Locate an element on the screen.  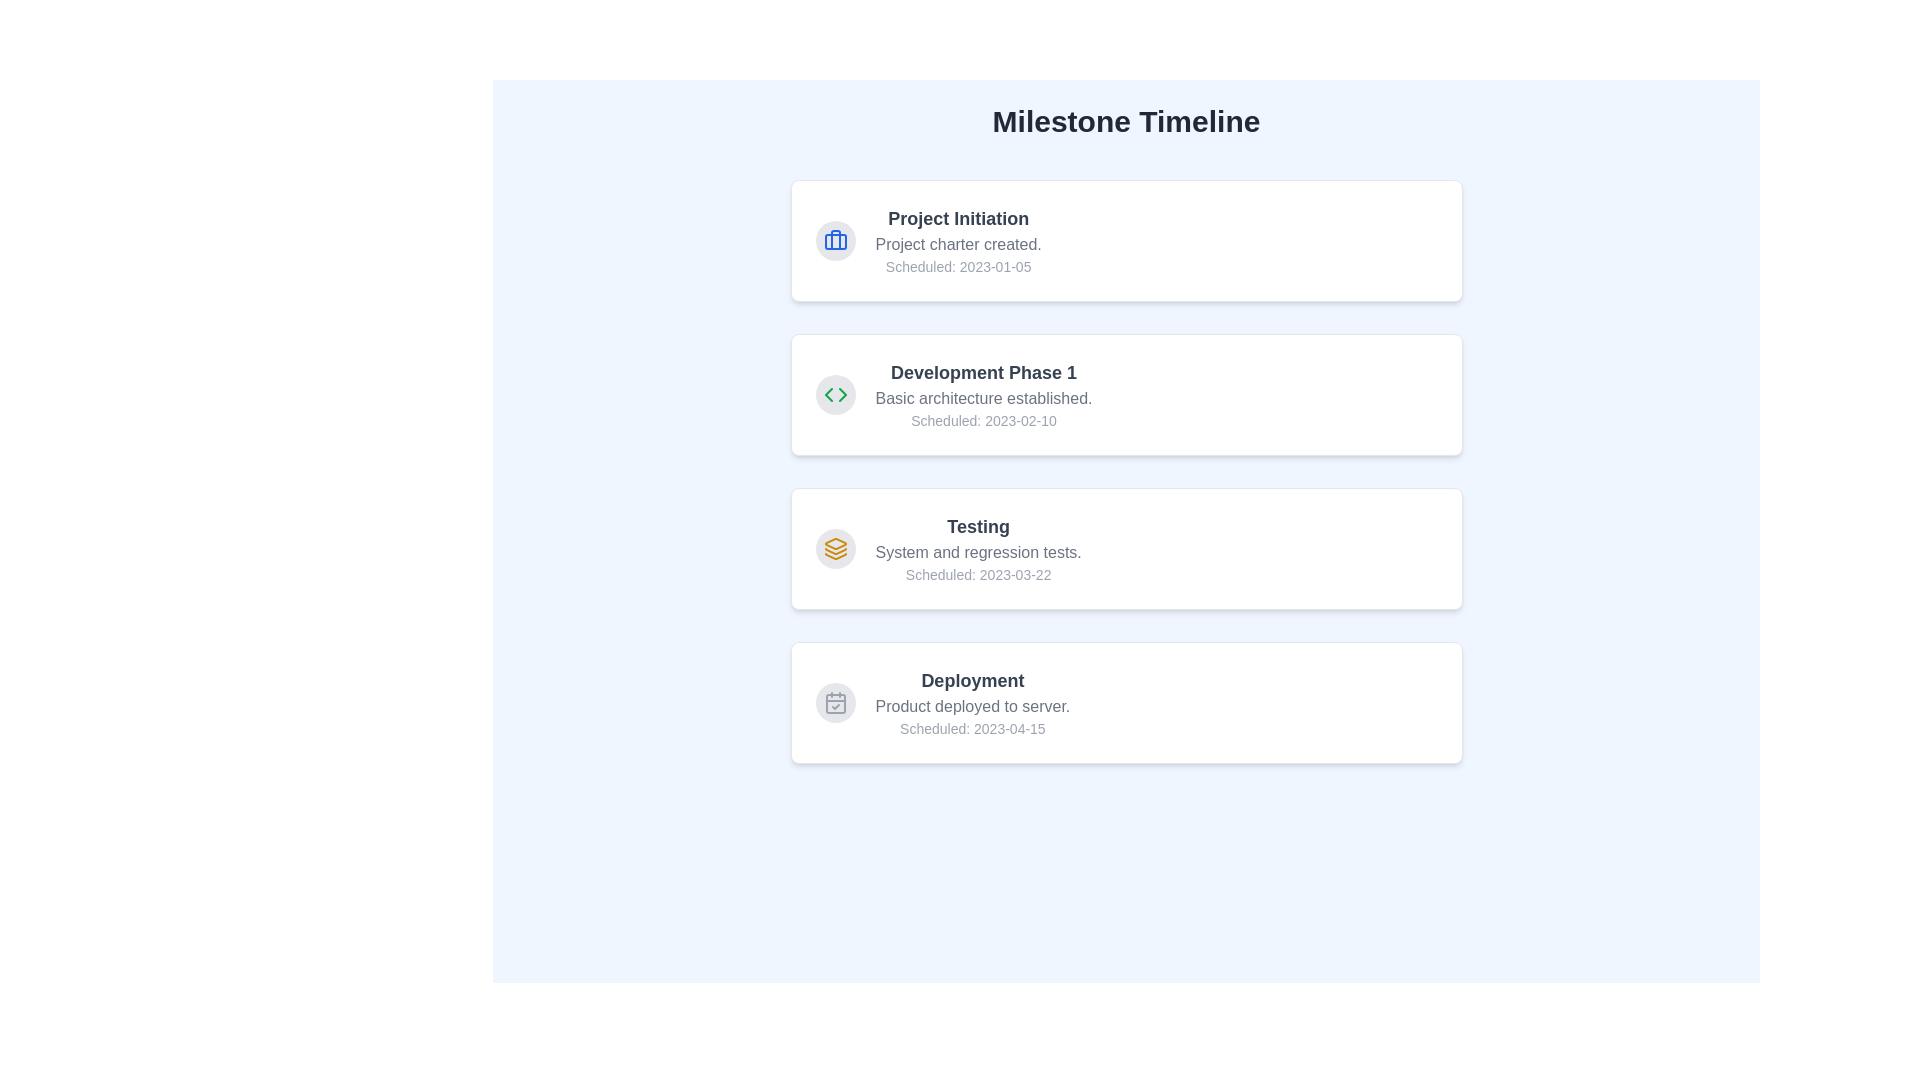
the non-interactive text label providing details about the milestone 'Project Initiation', located below the header and above the scheduled information is located at coordinates (957, 244).